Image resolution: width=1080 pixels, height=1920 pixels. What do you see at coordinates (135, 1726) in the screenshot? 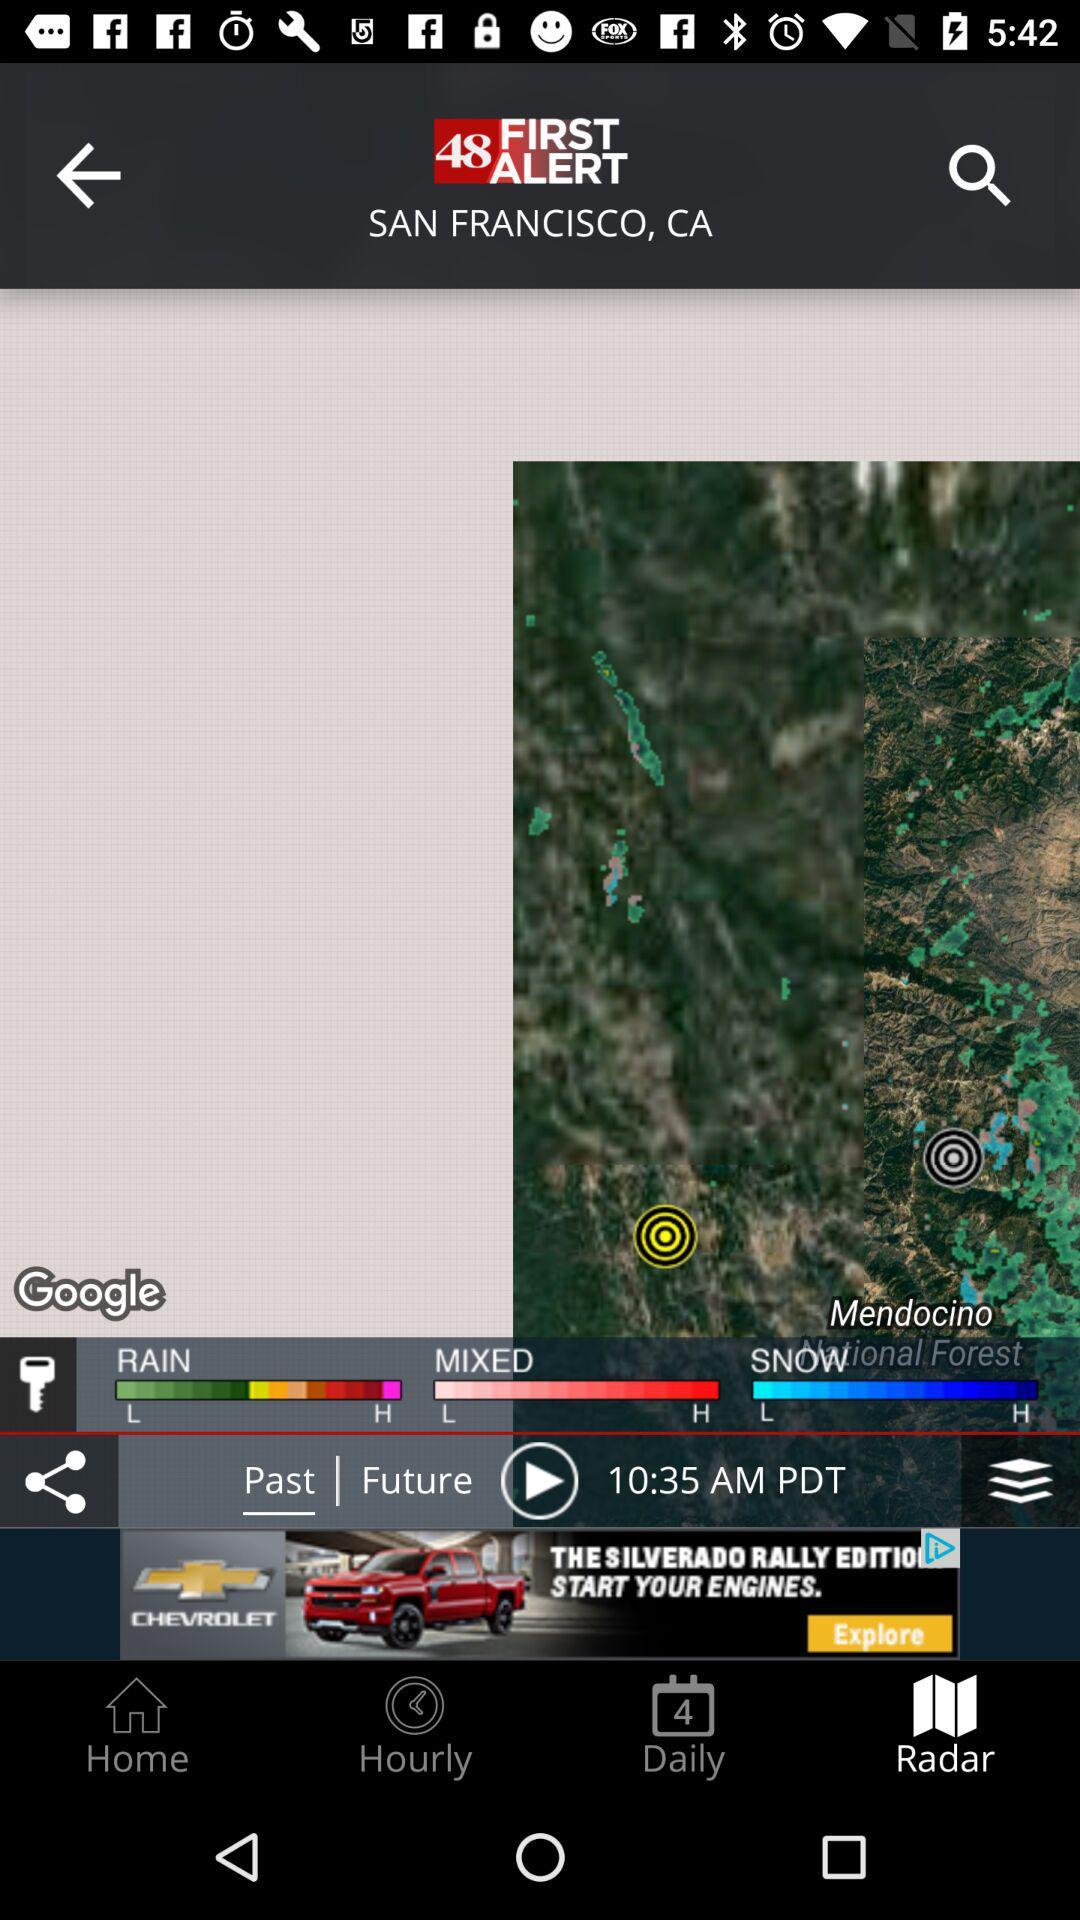
I see `radio button to the left of the hourly` at bounding box center [135, 1726].